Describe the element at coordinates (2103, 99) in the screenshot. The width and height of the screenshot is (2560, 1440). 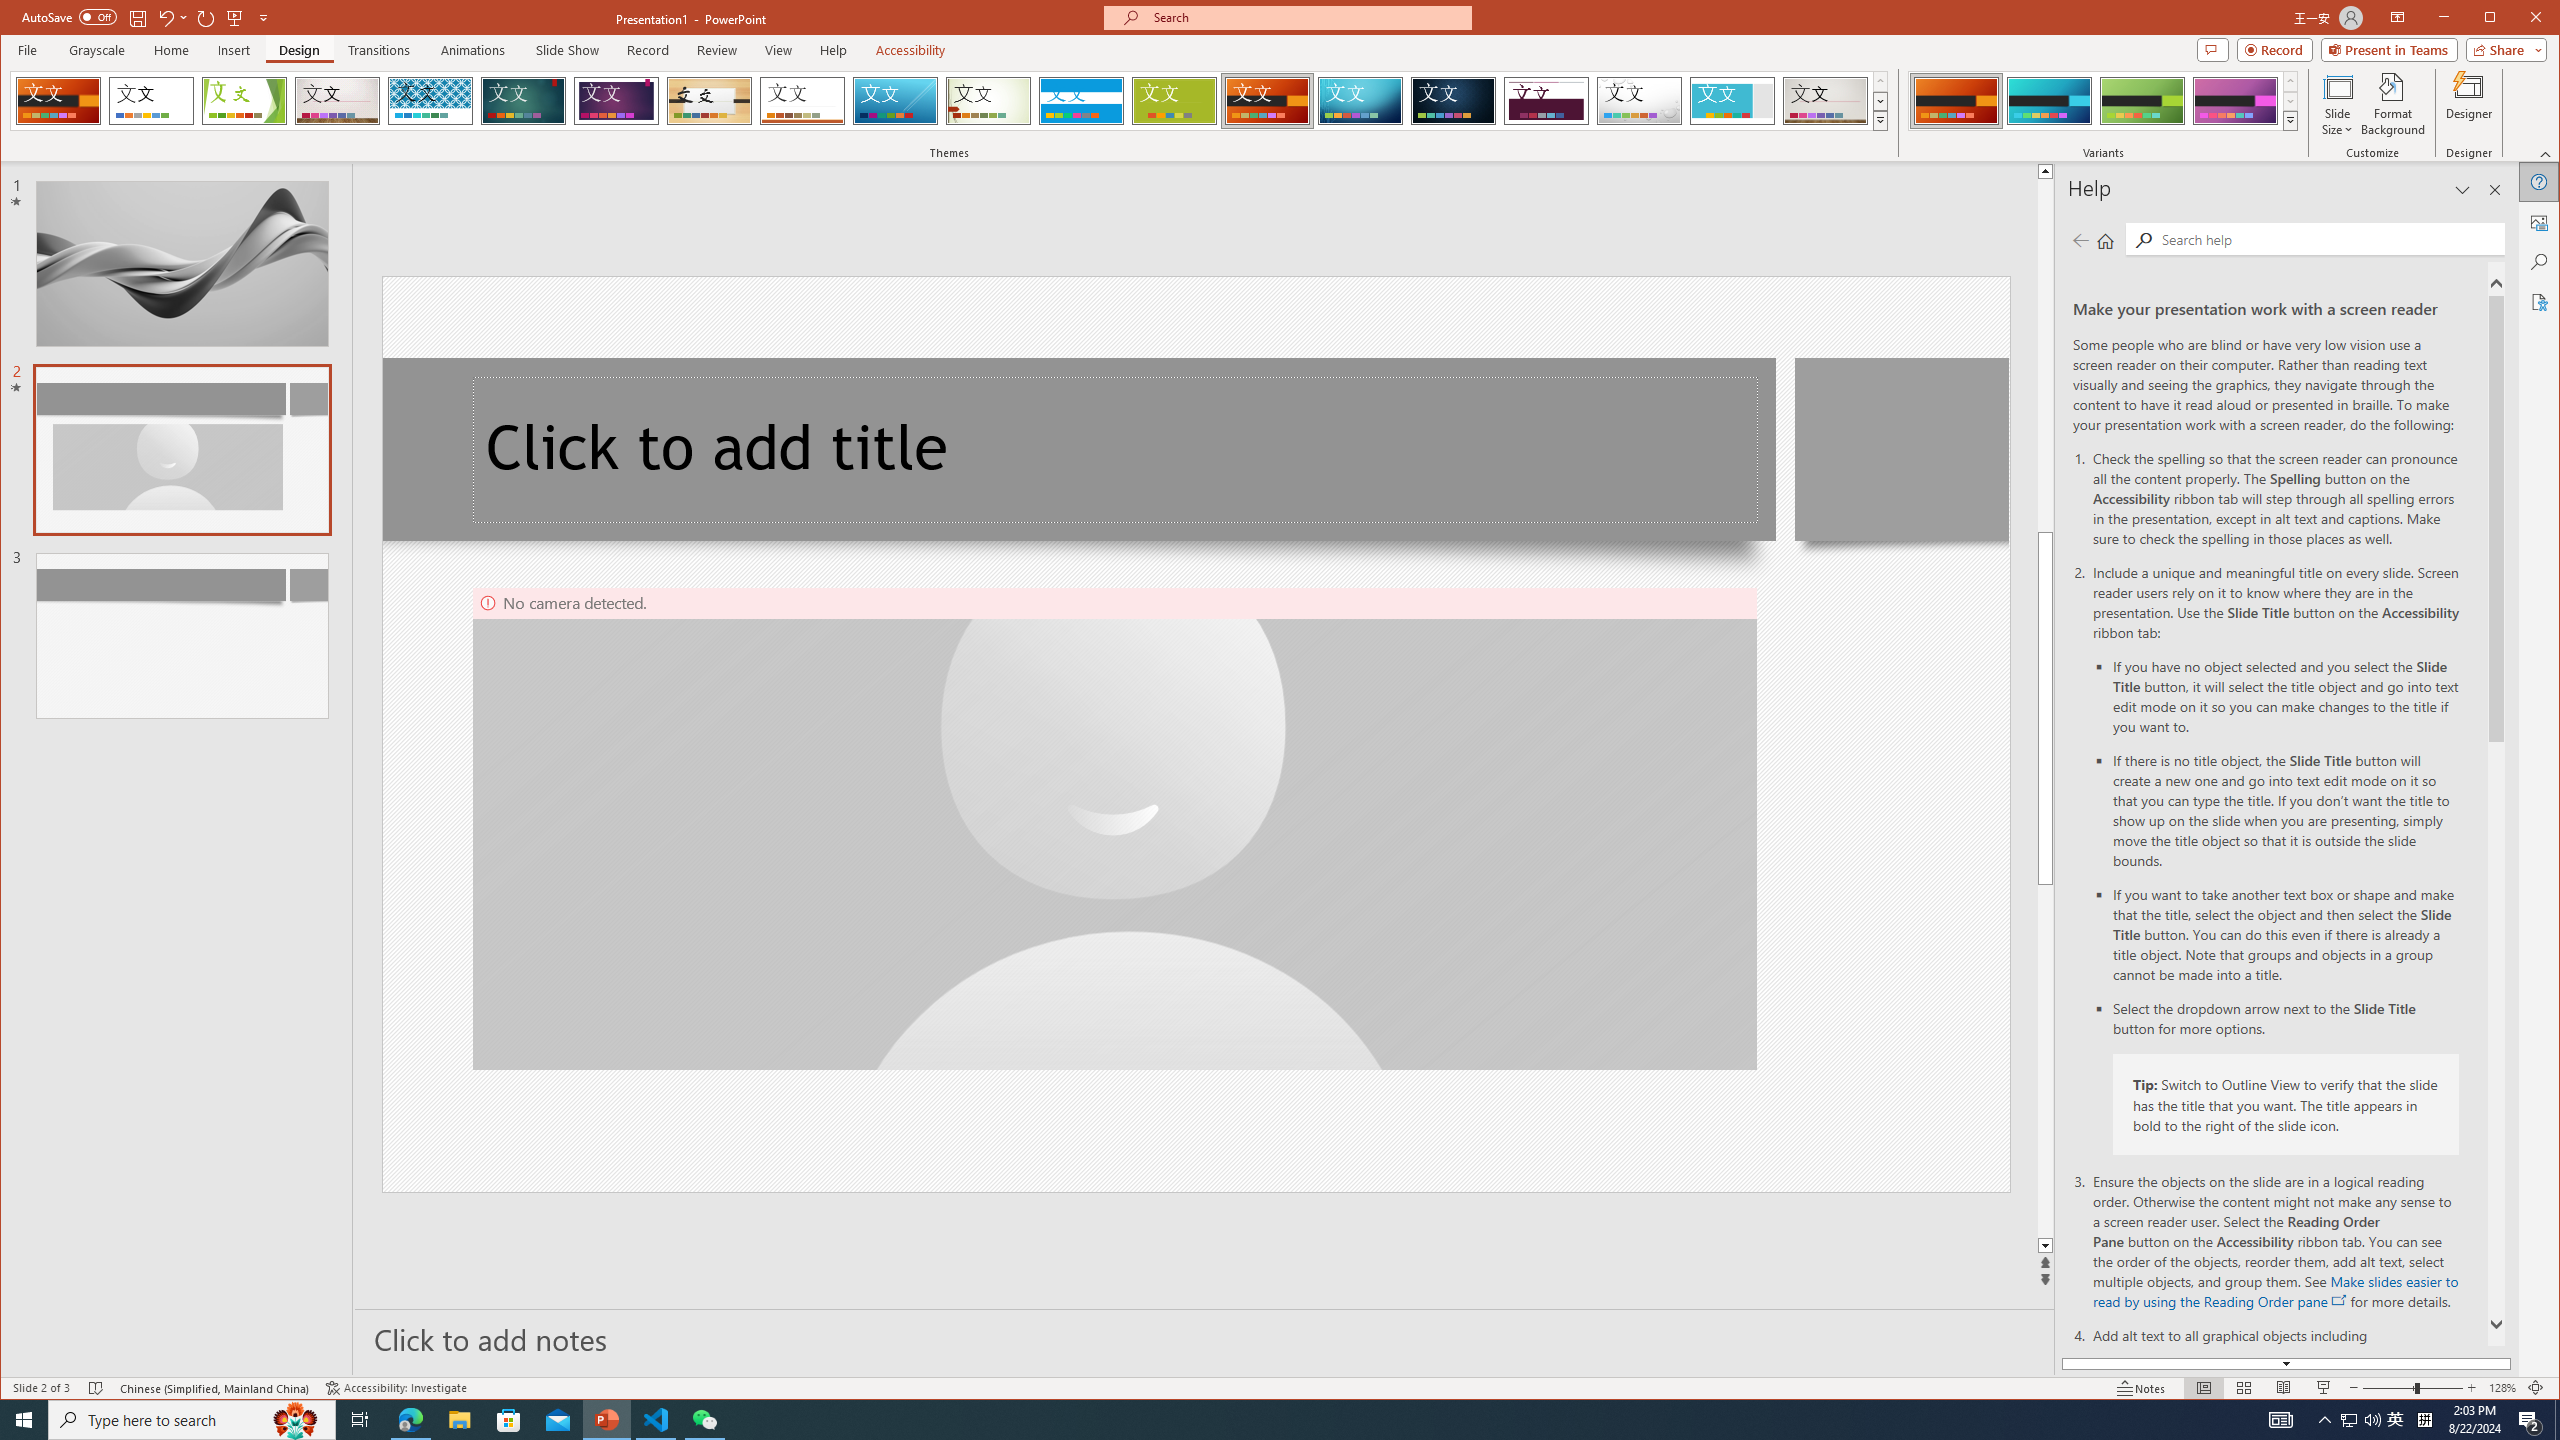
I see `'AutomationID: ThemeVariantsGallery'` at that location.